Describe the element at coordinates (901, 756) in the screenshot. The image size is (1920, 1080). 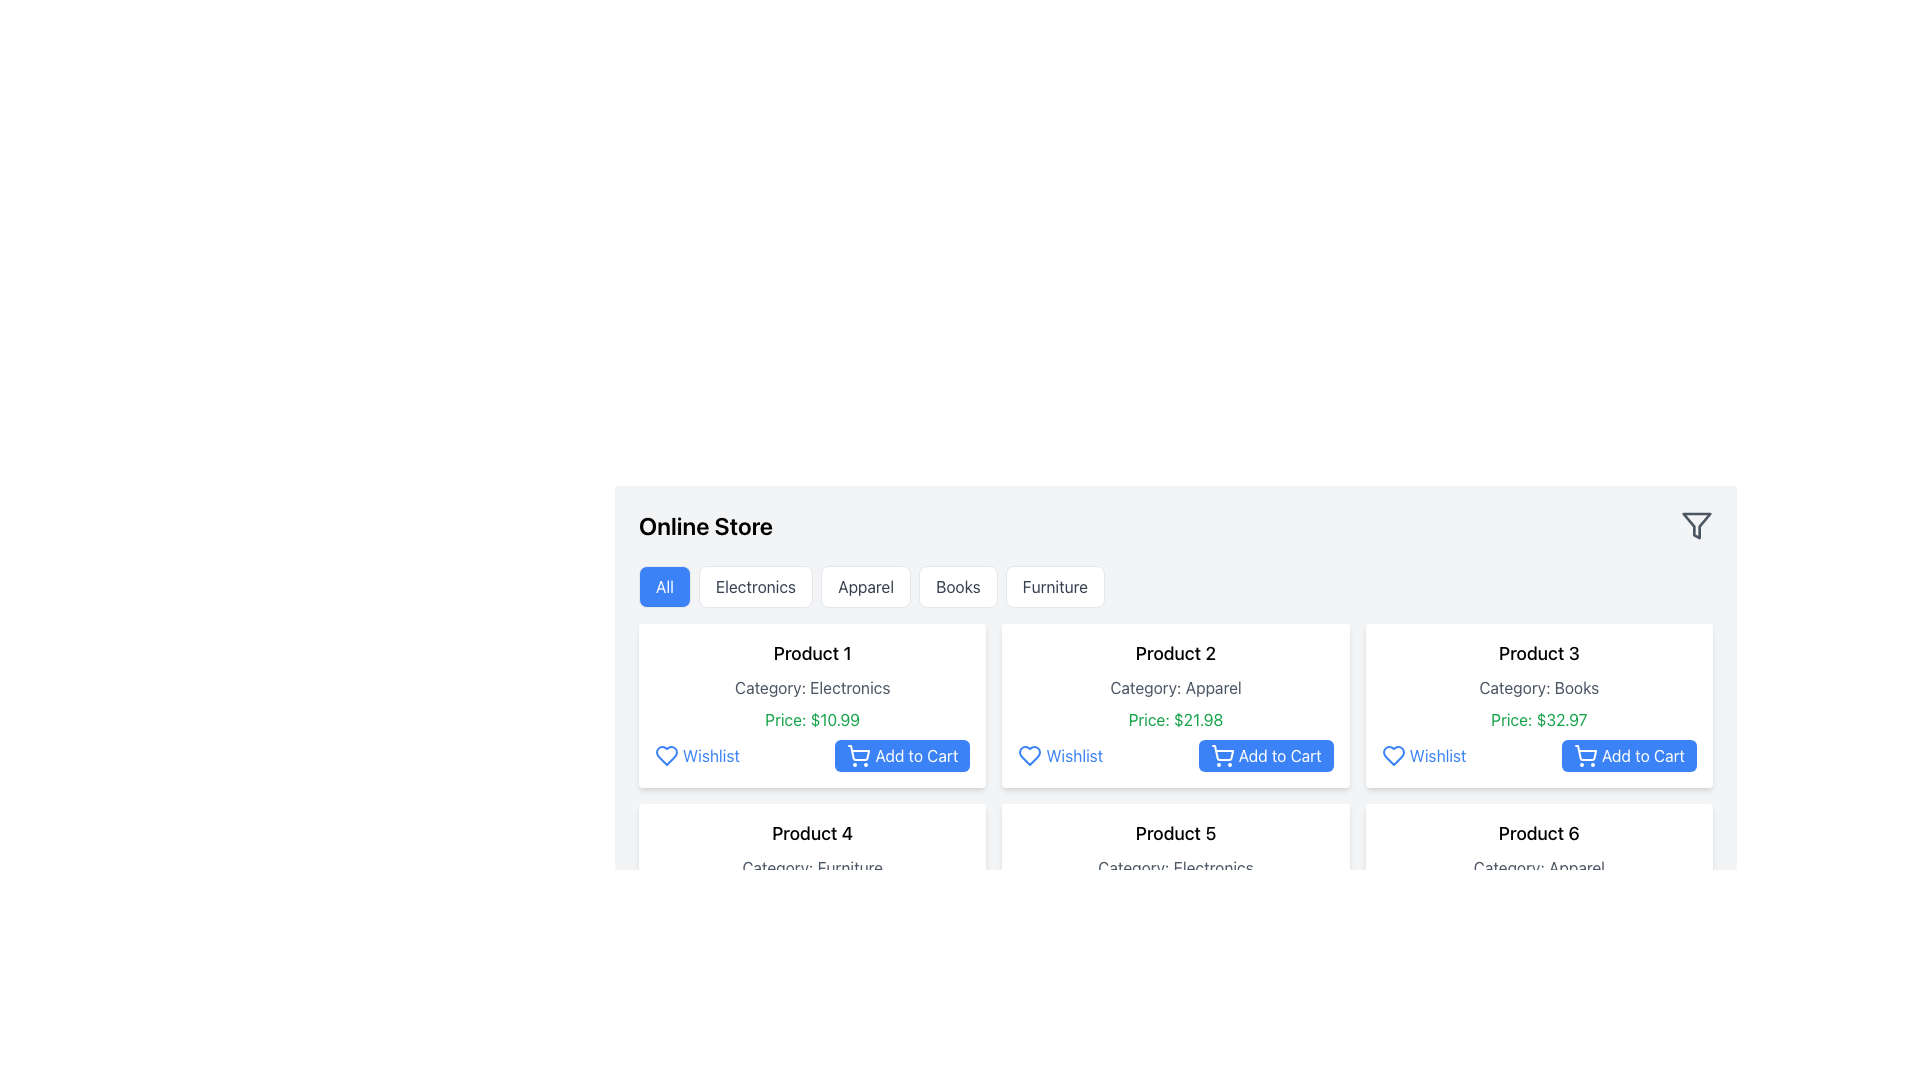
I see `the 'Add to Cart' button located in the 'Product 1' card, positioned below the price information and to the right of the 'Wishlist' link` at that location.